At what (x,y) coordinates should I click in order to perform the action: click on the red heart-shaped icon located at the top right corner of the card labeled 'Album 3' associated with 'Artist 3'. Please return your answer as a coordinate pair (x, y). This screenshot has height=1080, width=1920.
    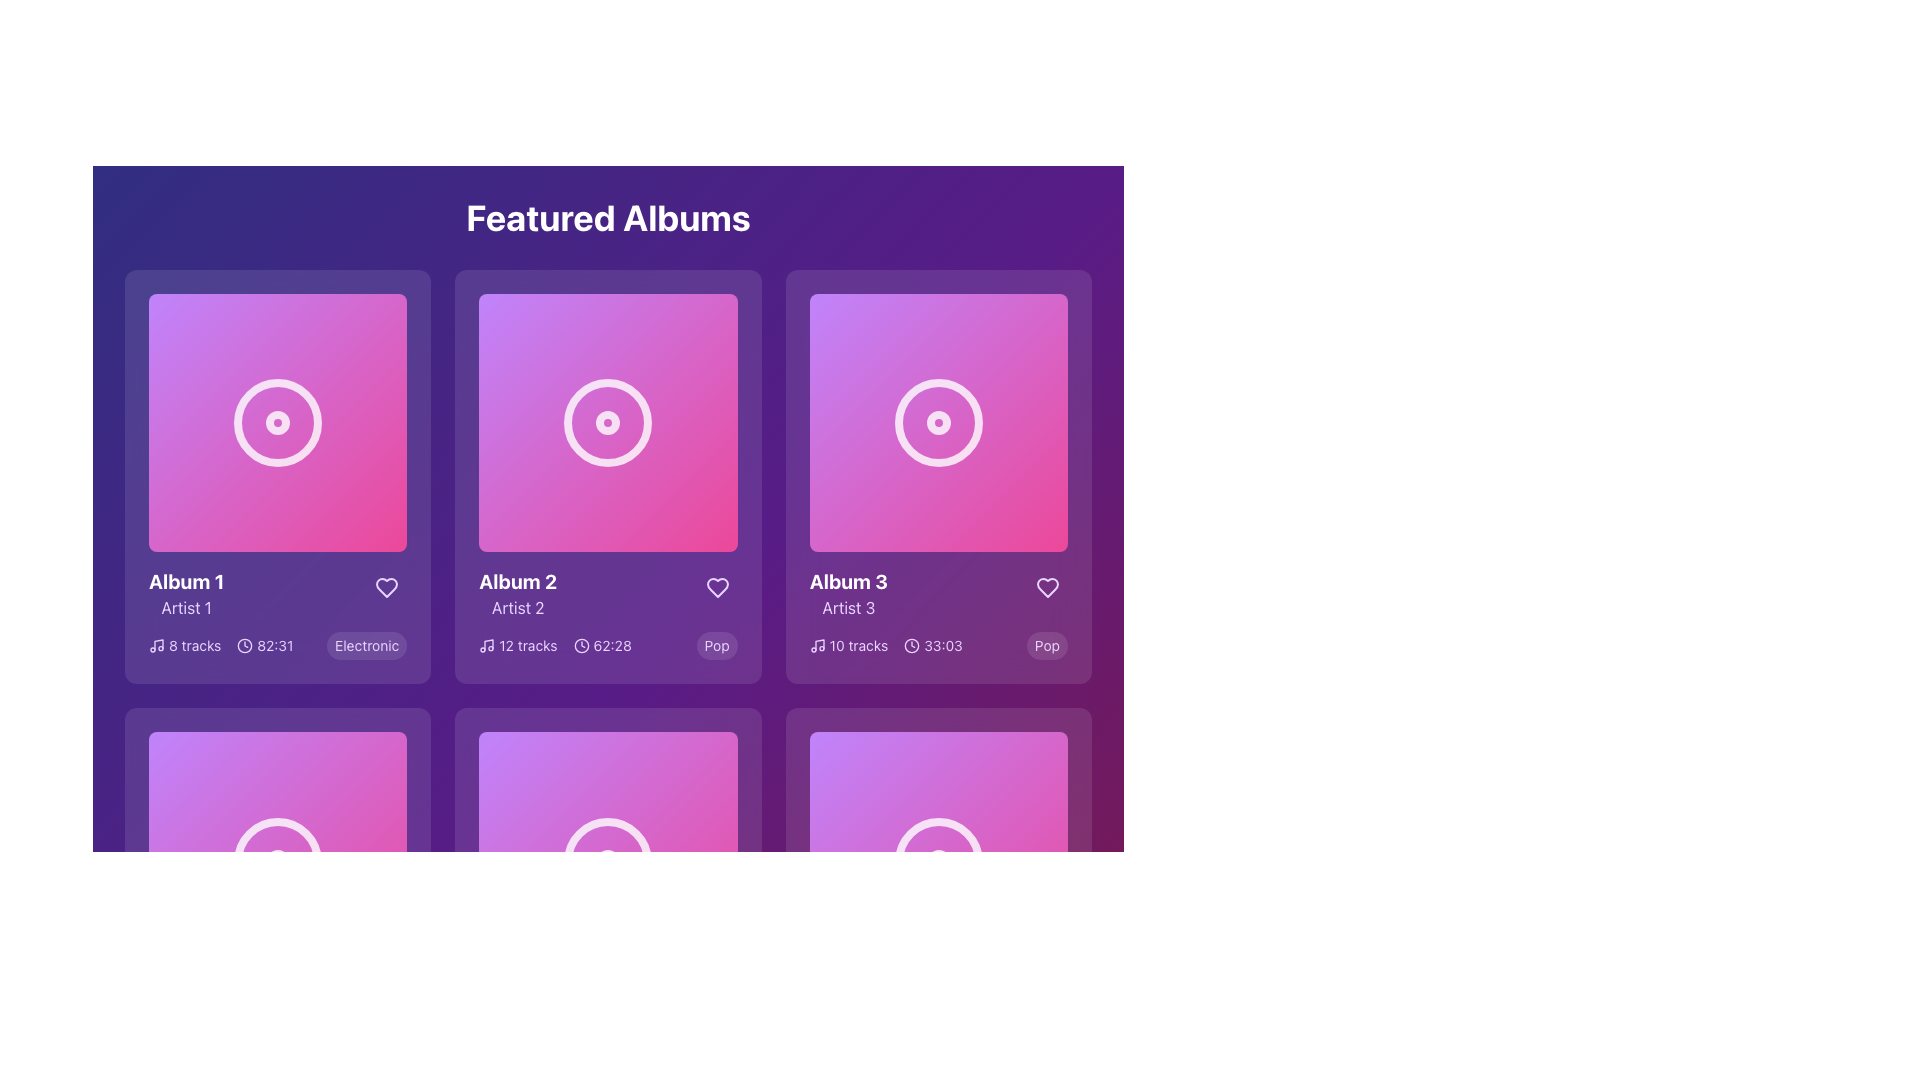
    Looking at the image, I should click on (1046, 586).